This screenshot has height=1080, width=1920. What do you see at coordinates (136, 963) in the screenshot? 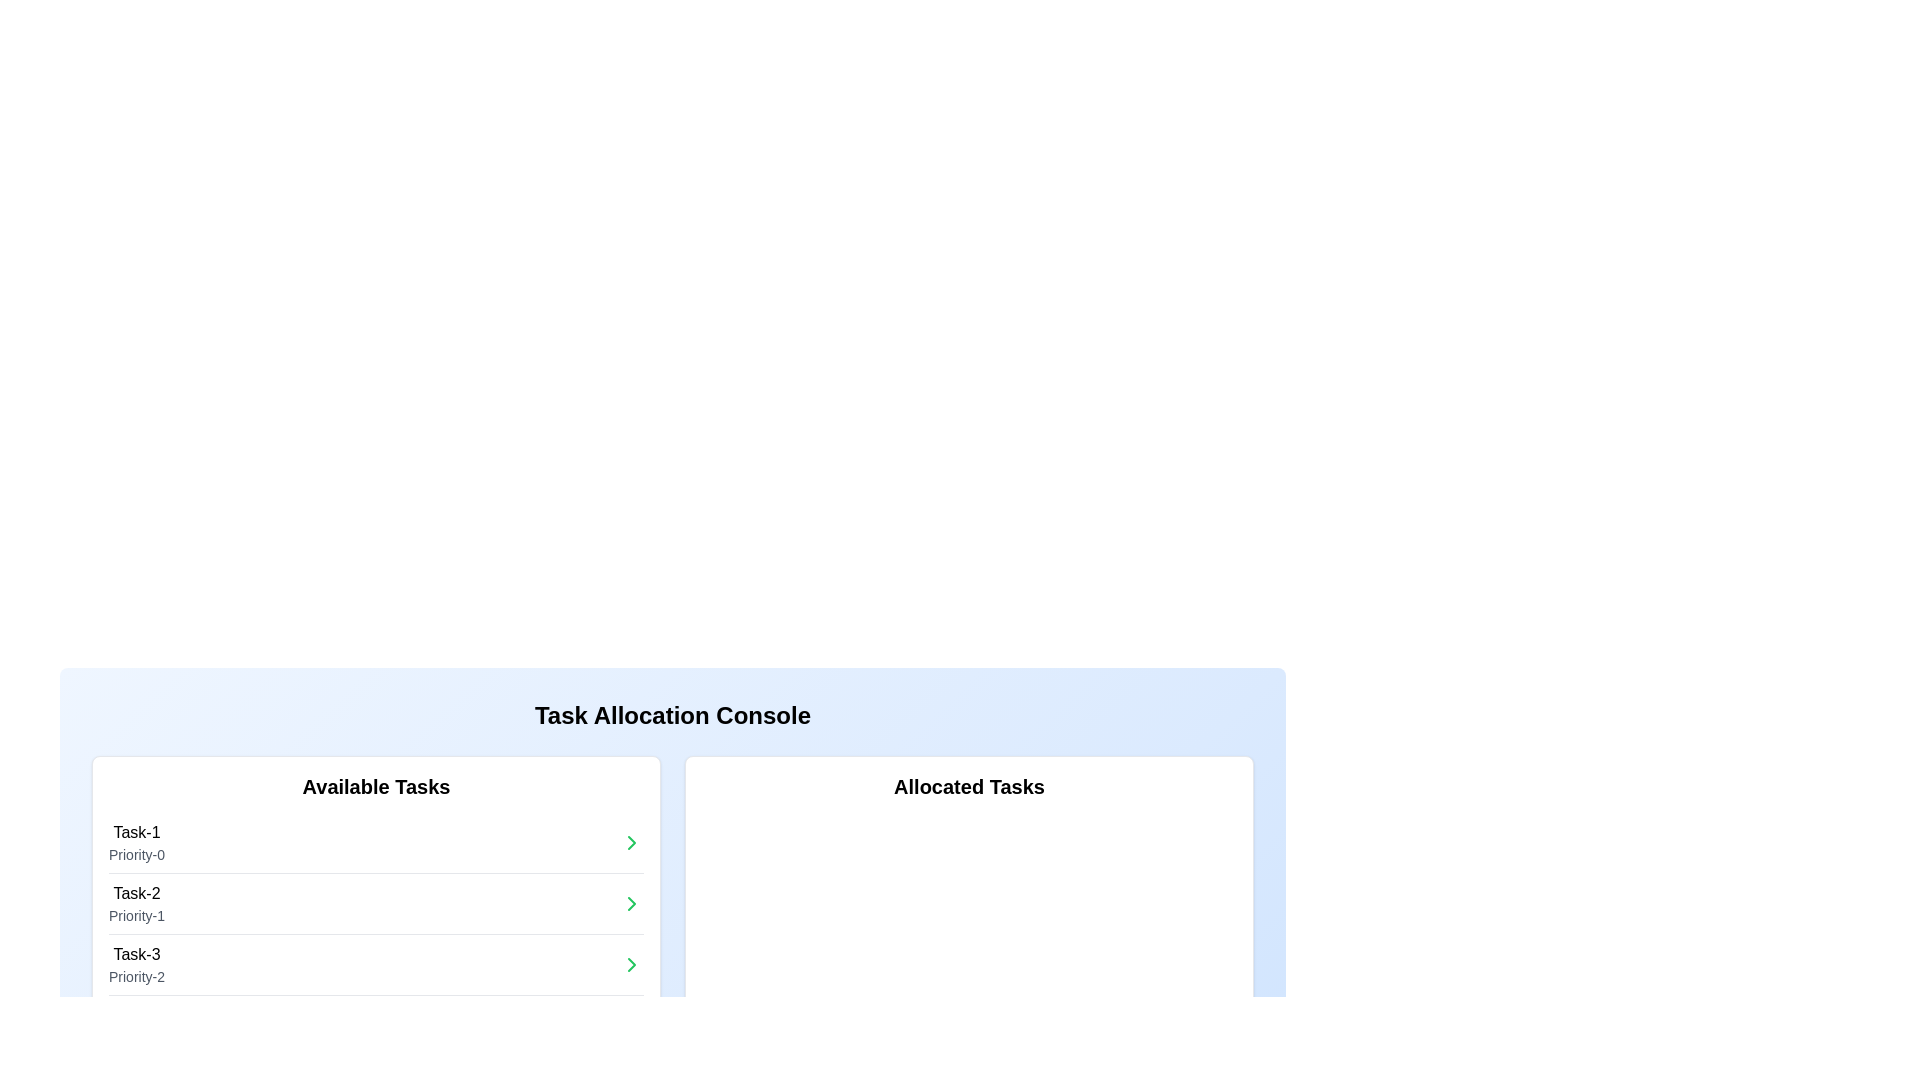
I see `displayed text of the Text label showing 'Task-3' with 'Priority-2' located at the bottom of the 'Available Tasks' section` at bounding box center [136, 963].